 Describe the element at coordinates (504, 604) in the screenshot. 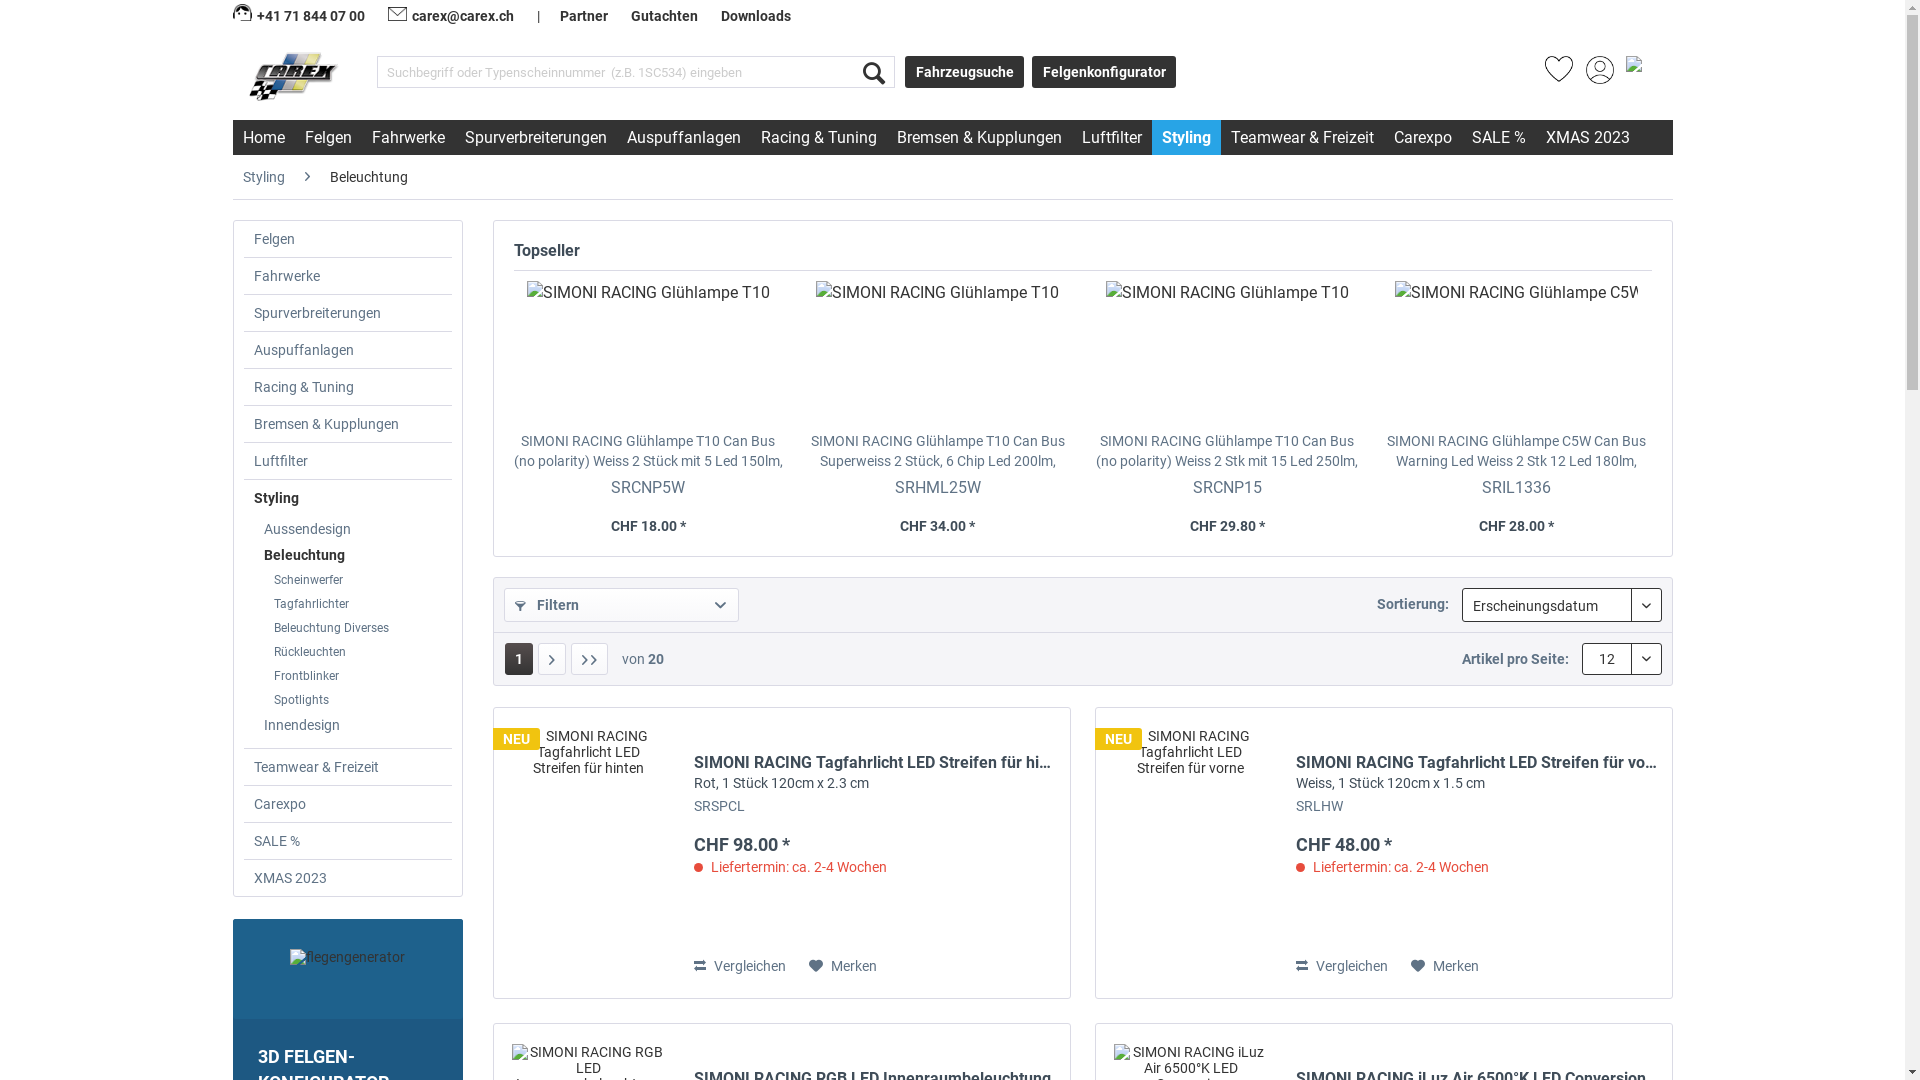

I see `'Filtern'` at that location.